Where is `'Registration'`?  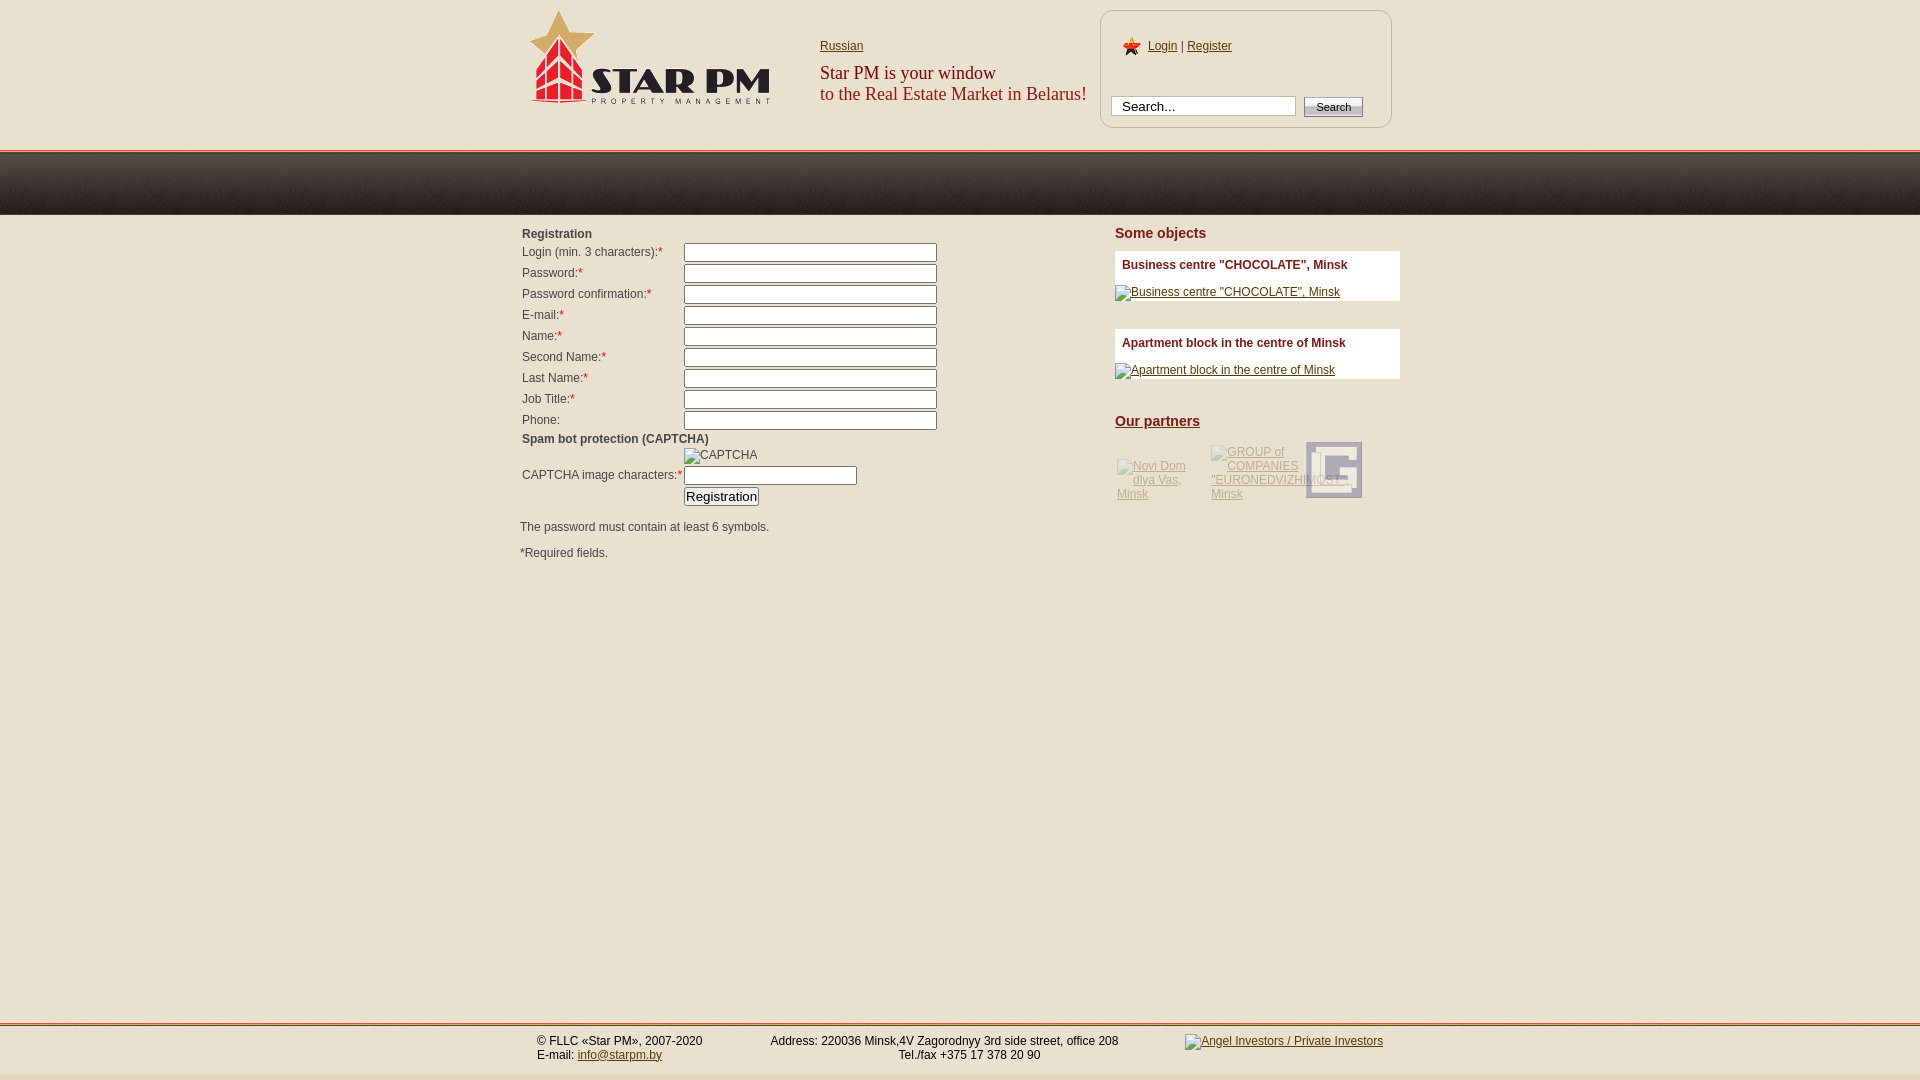
'Registration' is located at coordinates (720, 495).